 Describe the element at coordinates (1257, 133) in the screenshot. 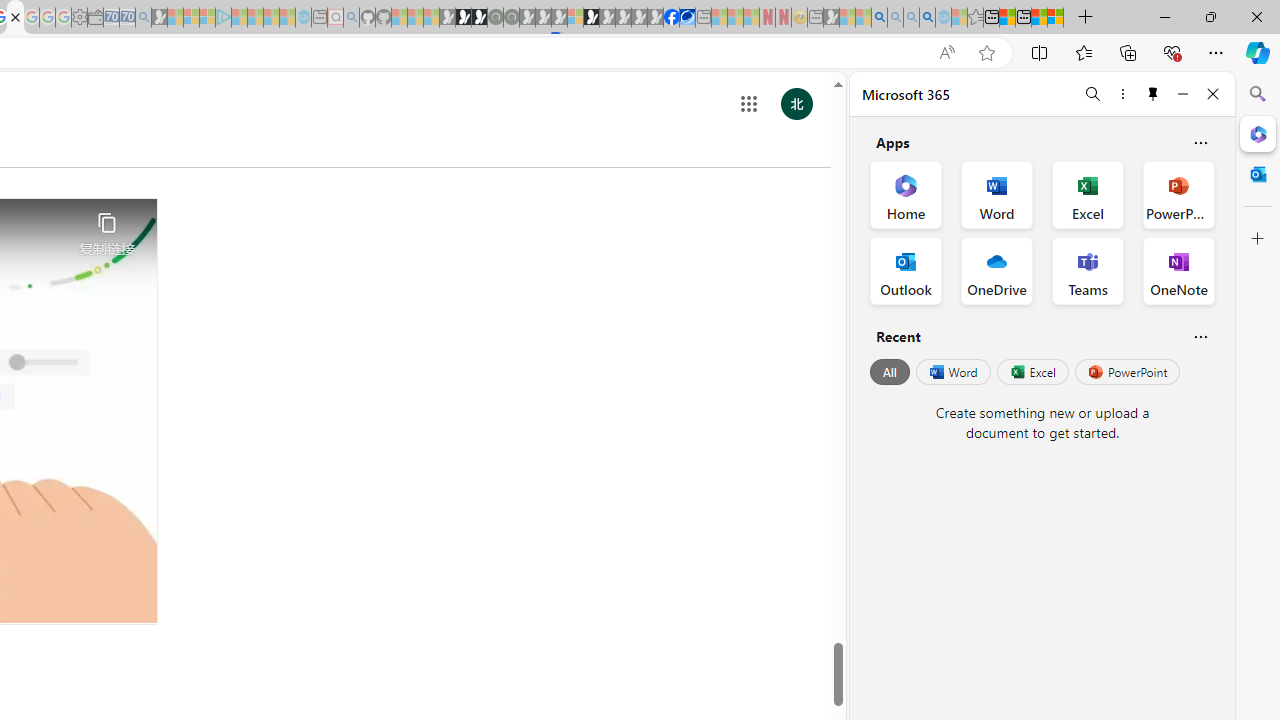

I see `'Close Microsoft 365 pane'` at that location.